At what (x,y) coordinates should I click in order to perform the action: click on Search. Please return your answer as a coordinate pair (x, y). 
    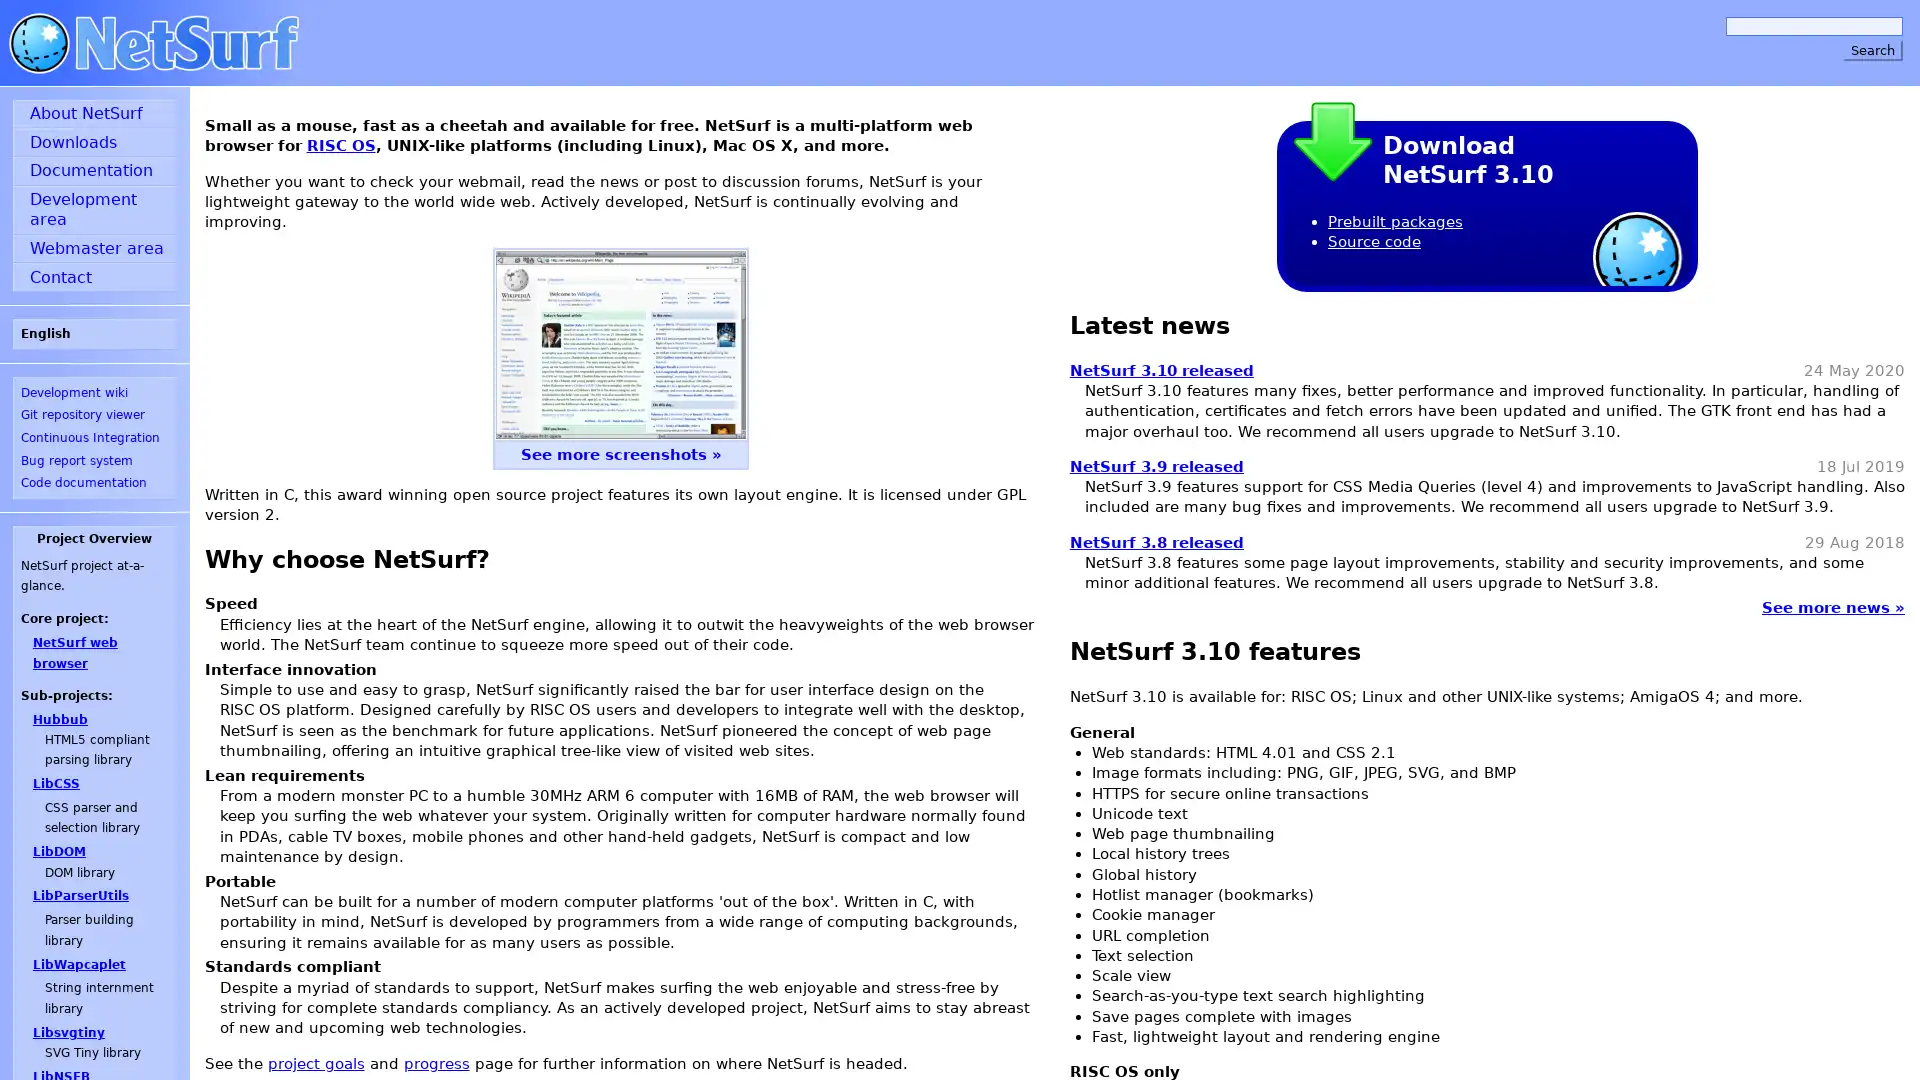
    Looking at the image, I should click on (1871, 49).